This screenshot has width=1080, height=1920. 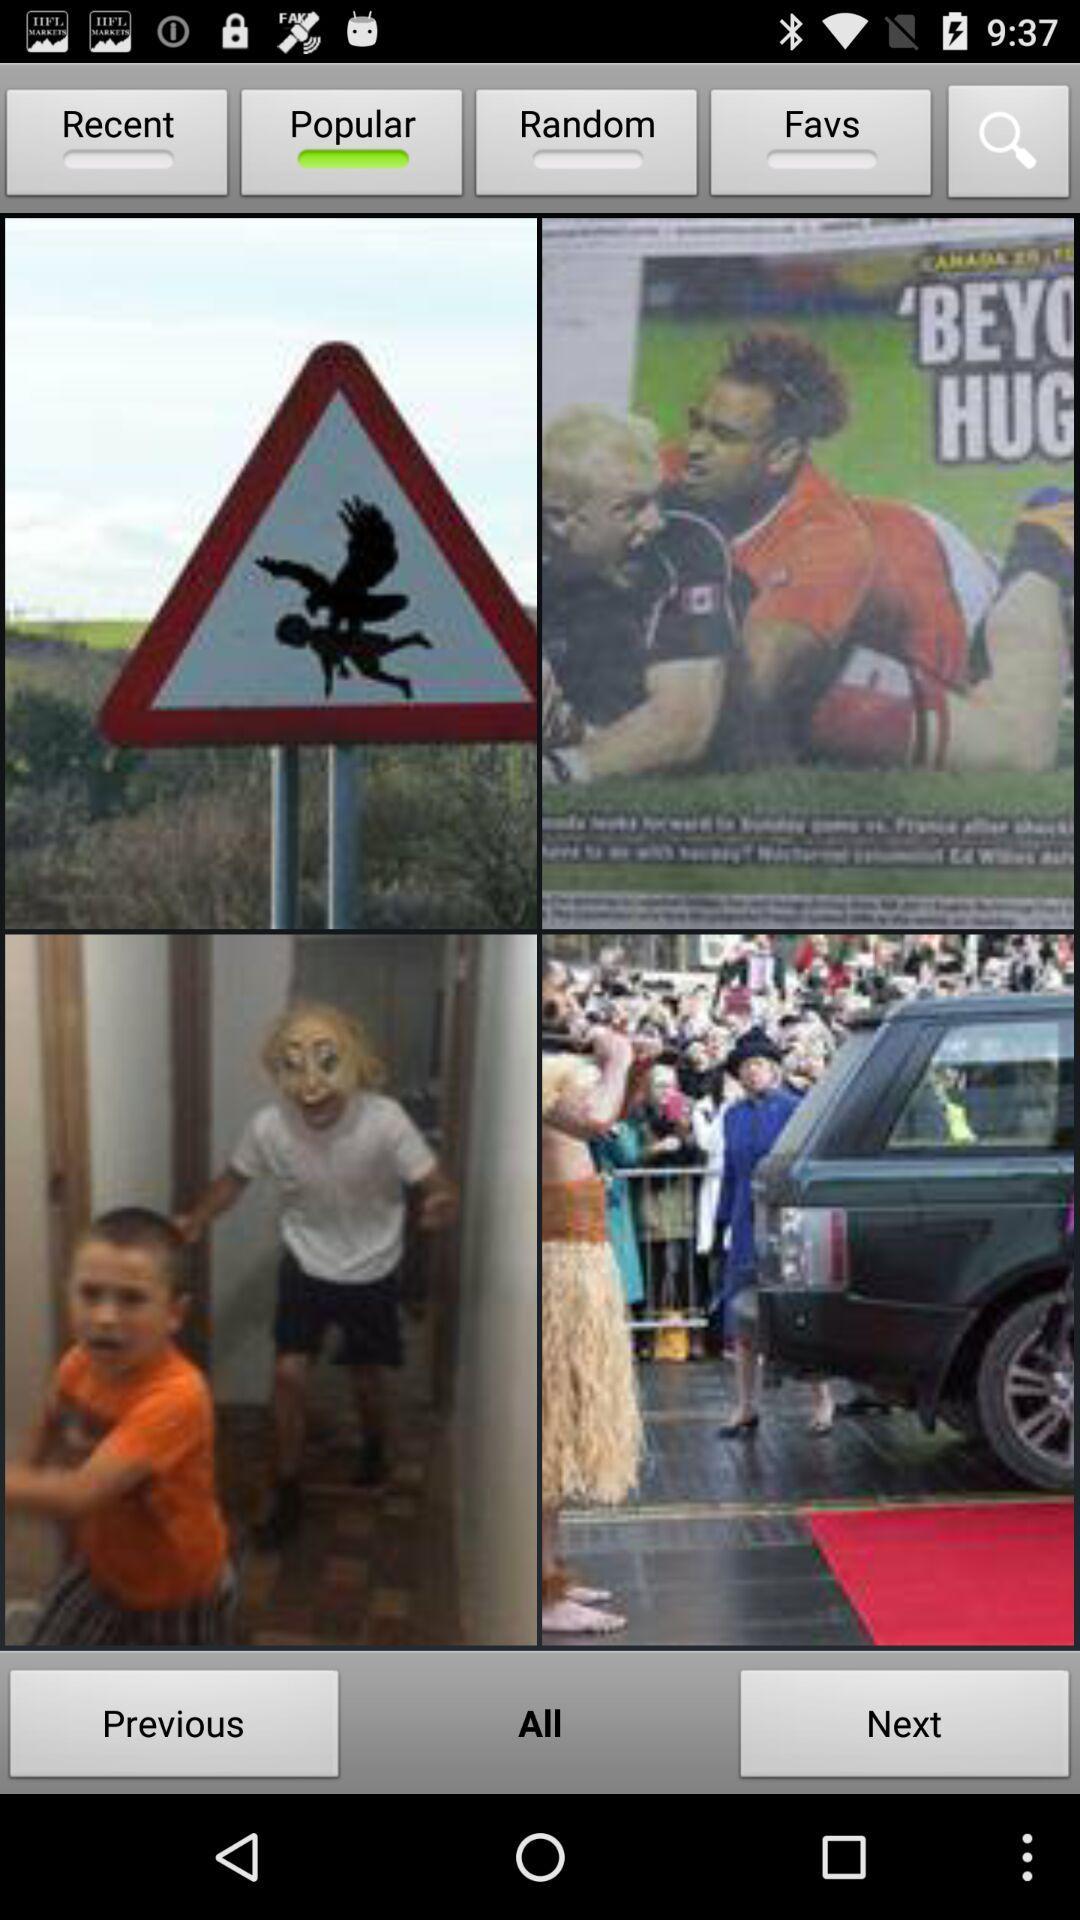 I want to click on the icon to the right of the recent, so click(x=351, y=146).